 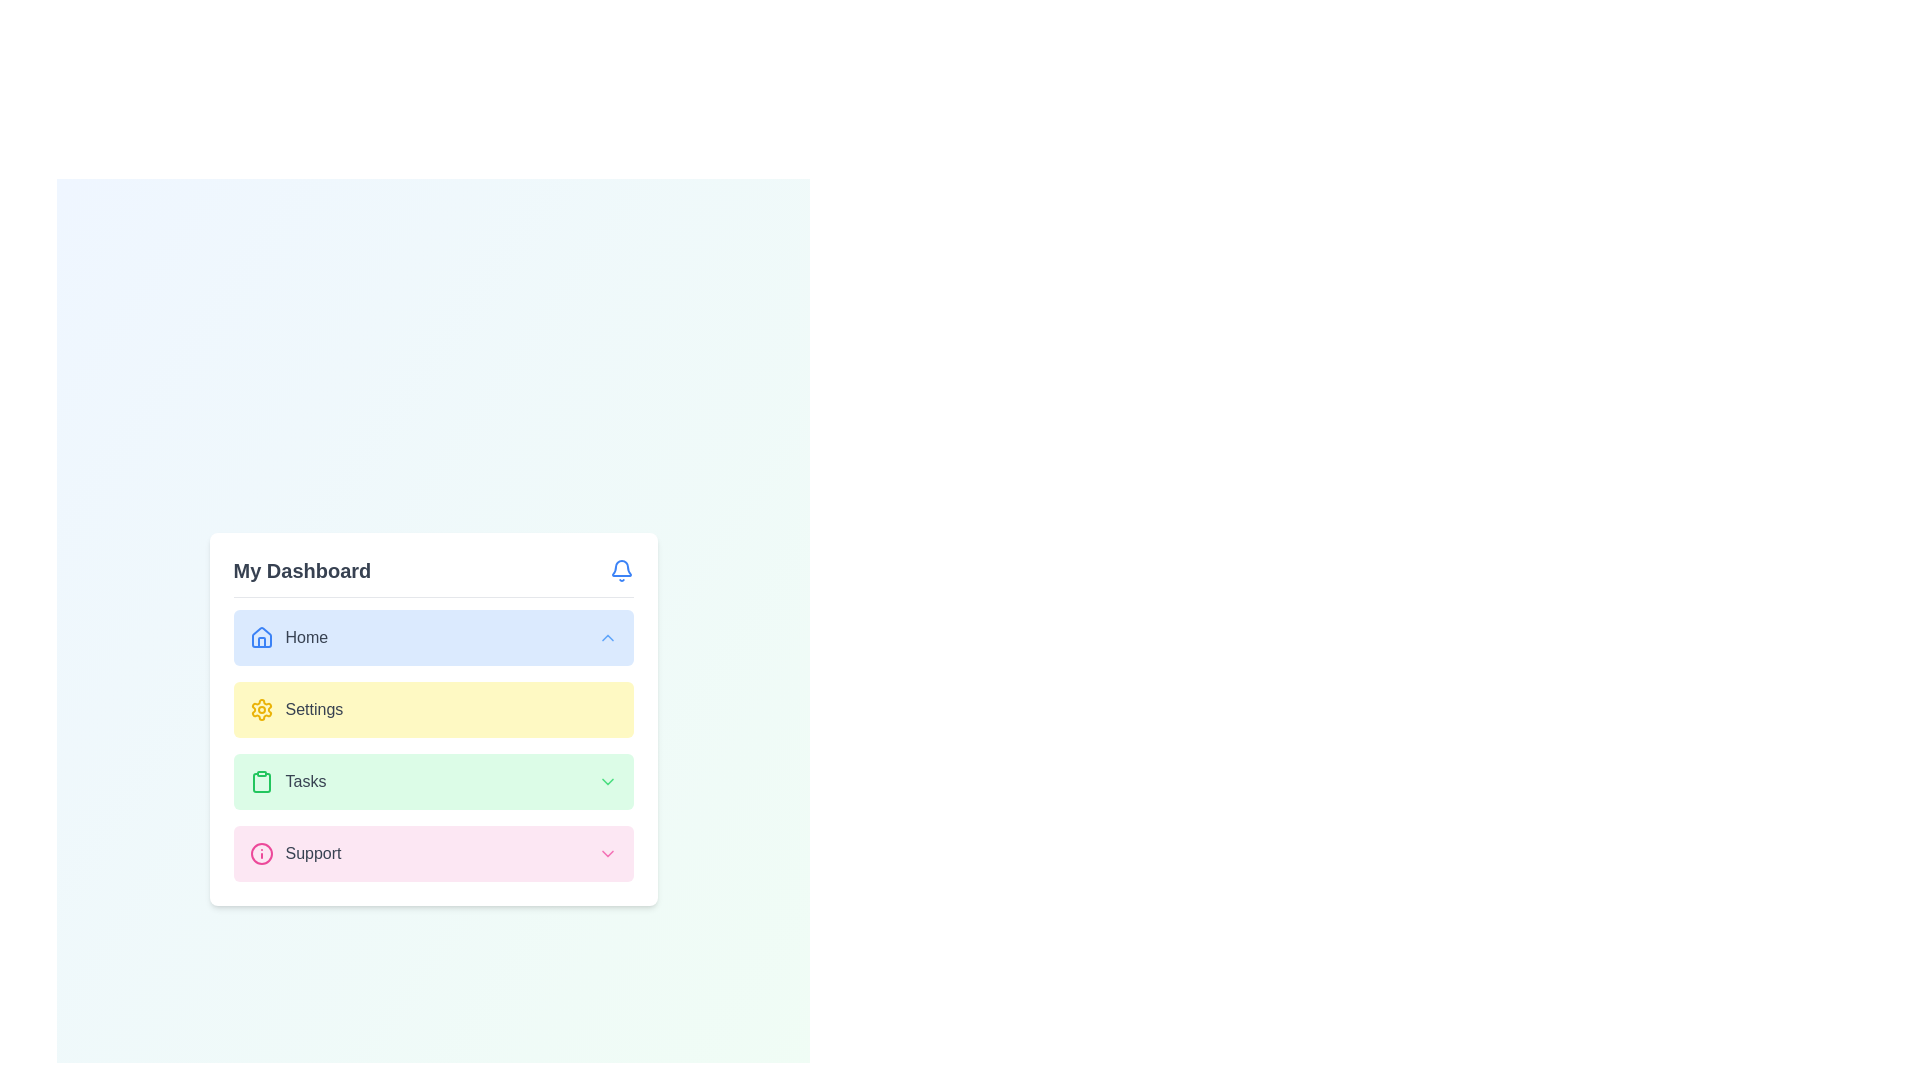 I want to click on the 'Tasks' menu item, which is located in the third section of the dashboard menu, positioned below 'Settings' and above 'Support', so click(x=287, y=780).